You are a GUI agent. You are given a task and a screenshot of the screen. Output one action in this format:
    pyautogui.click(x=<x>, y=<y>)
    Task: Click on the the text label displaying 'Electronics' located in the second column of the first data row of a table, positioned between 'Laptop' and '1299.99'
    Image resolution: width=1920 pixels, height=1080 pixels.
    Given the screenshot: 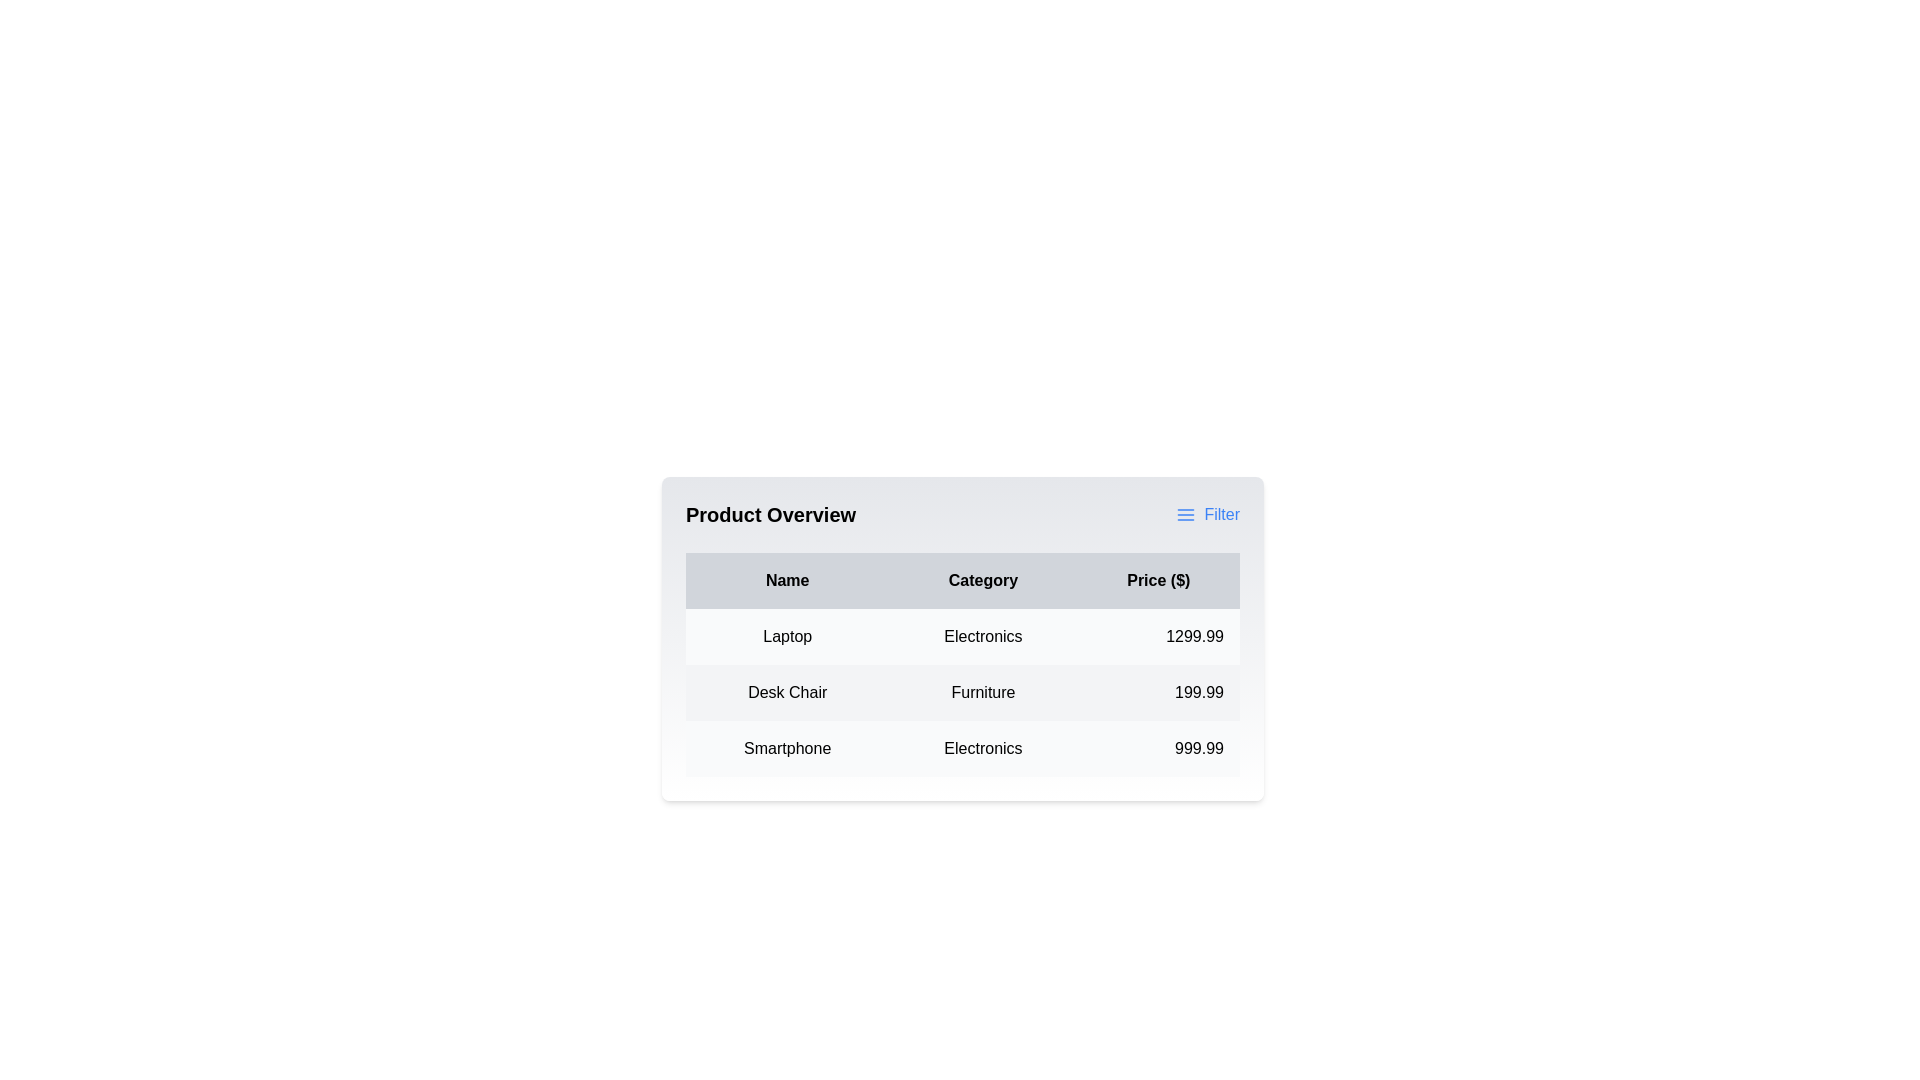 What is the action you would take?
    pyautogui.click(x=983, y=636)
    